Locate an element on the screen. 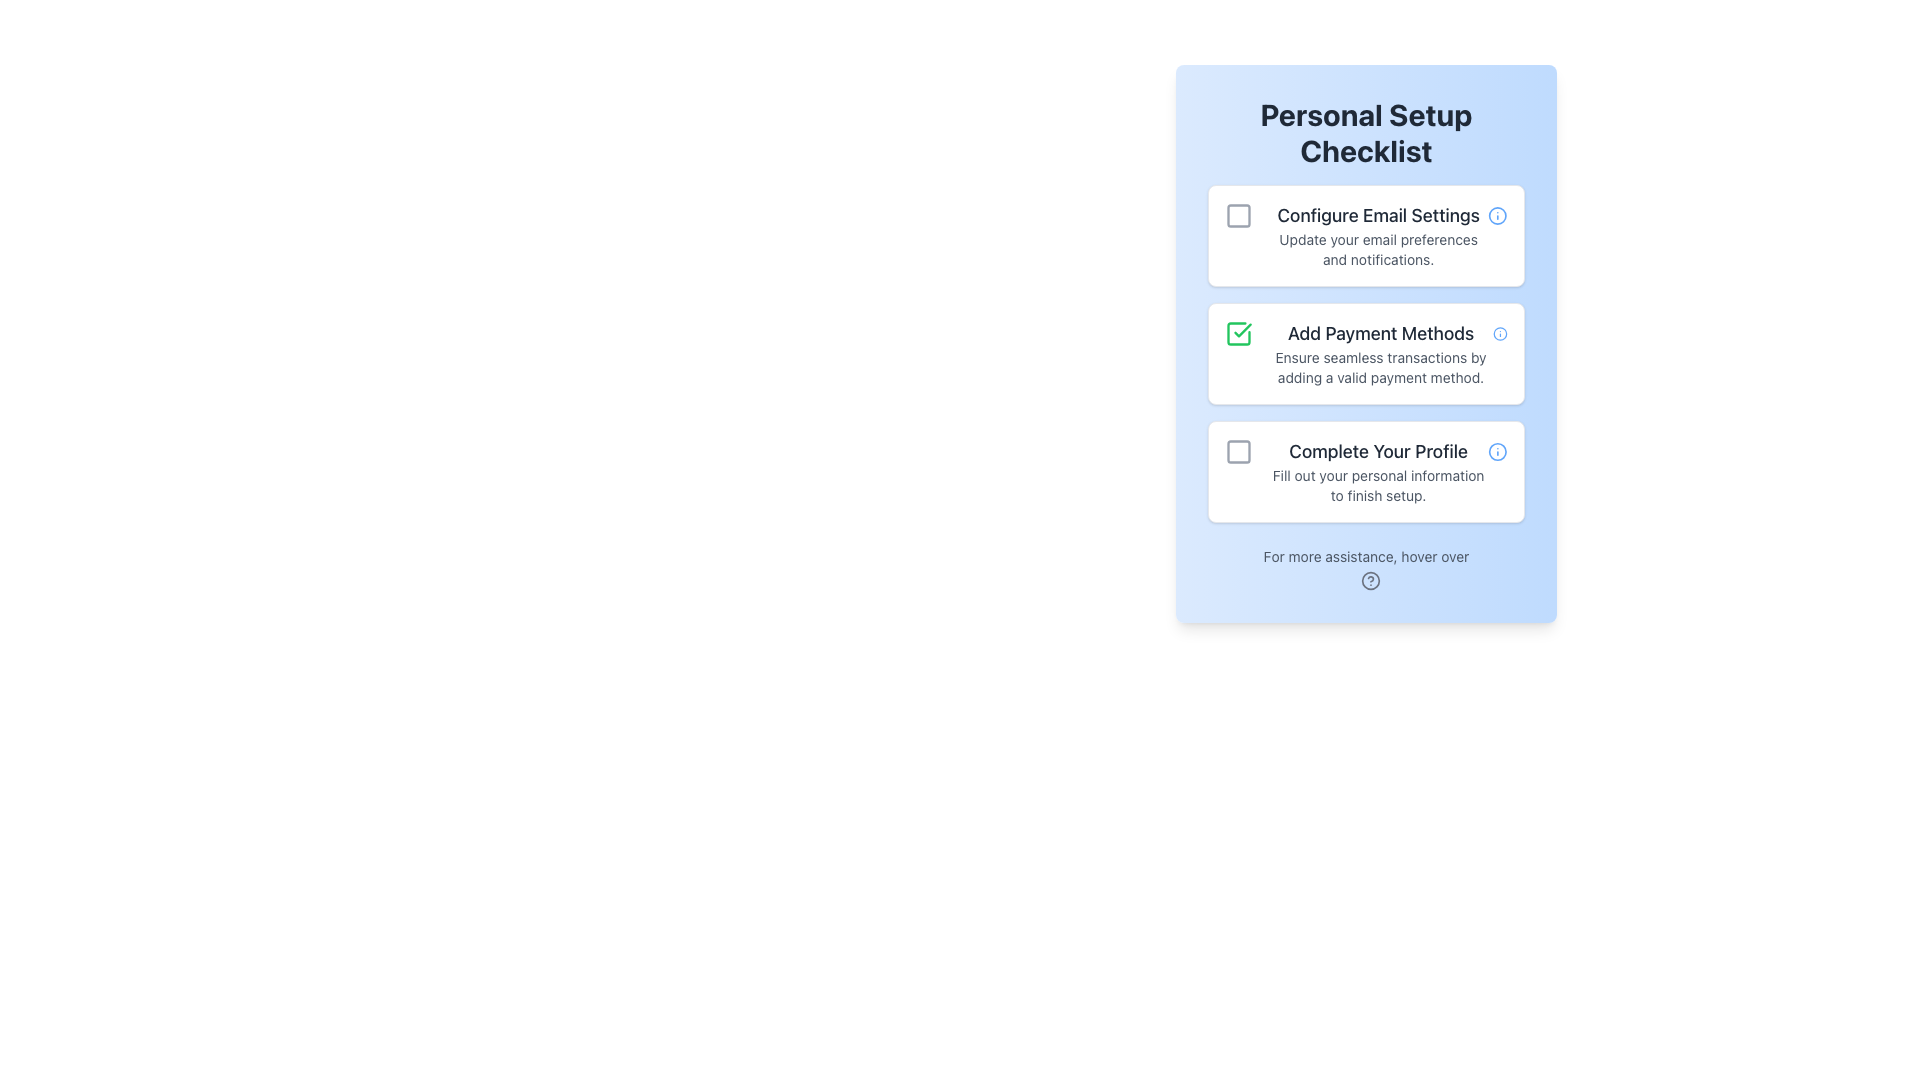  the informational icon located at the right end of the 'Complete Your Profile' task in the 'Personal Setup Checklist' interface, which provides additional information related to the task is located at coordinates (1498, 451).